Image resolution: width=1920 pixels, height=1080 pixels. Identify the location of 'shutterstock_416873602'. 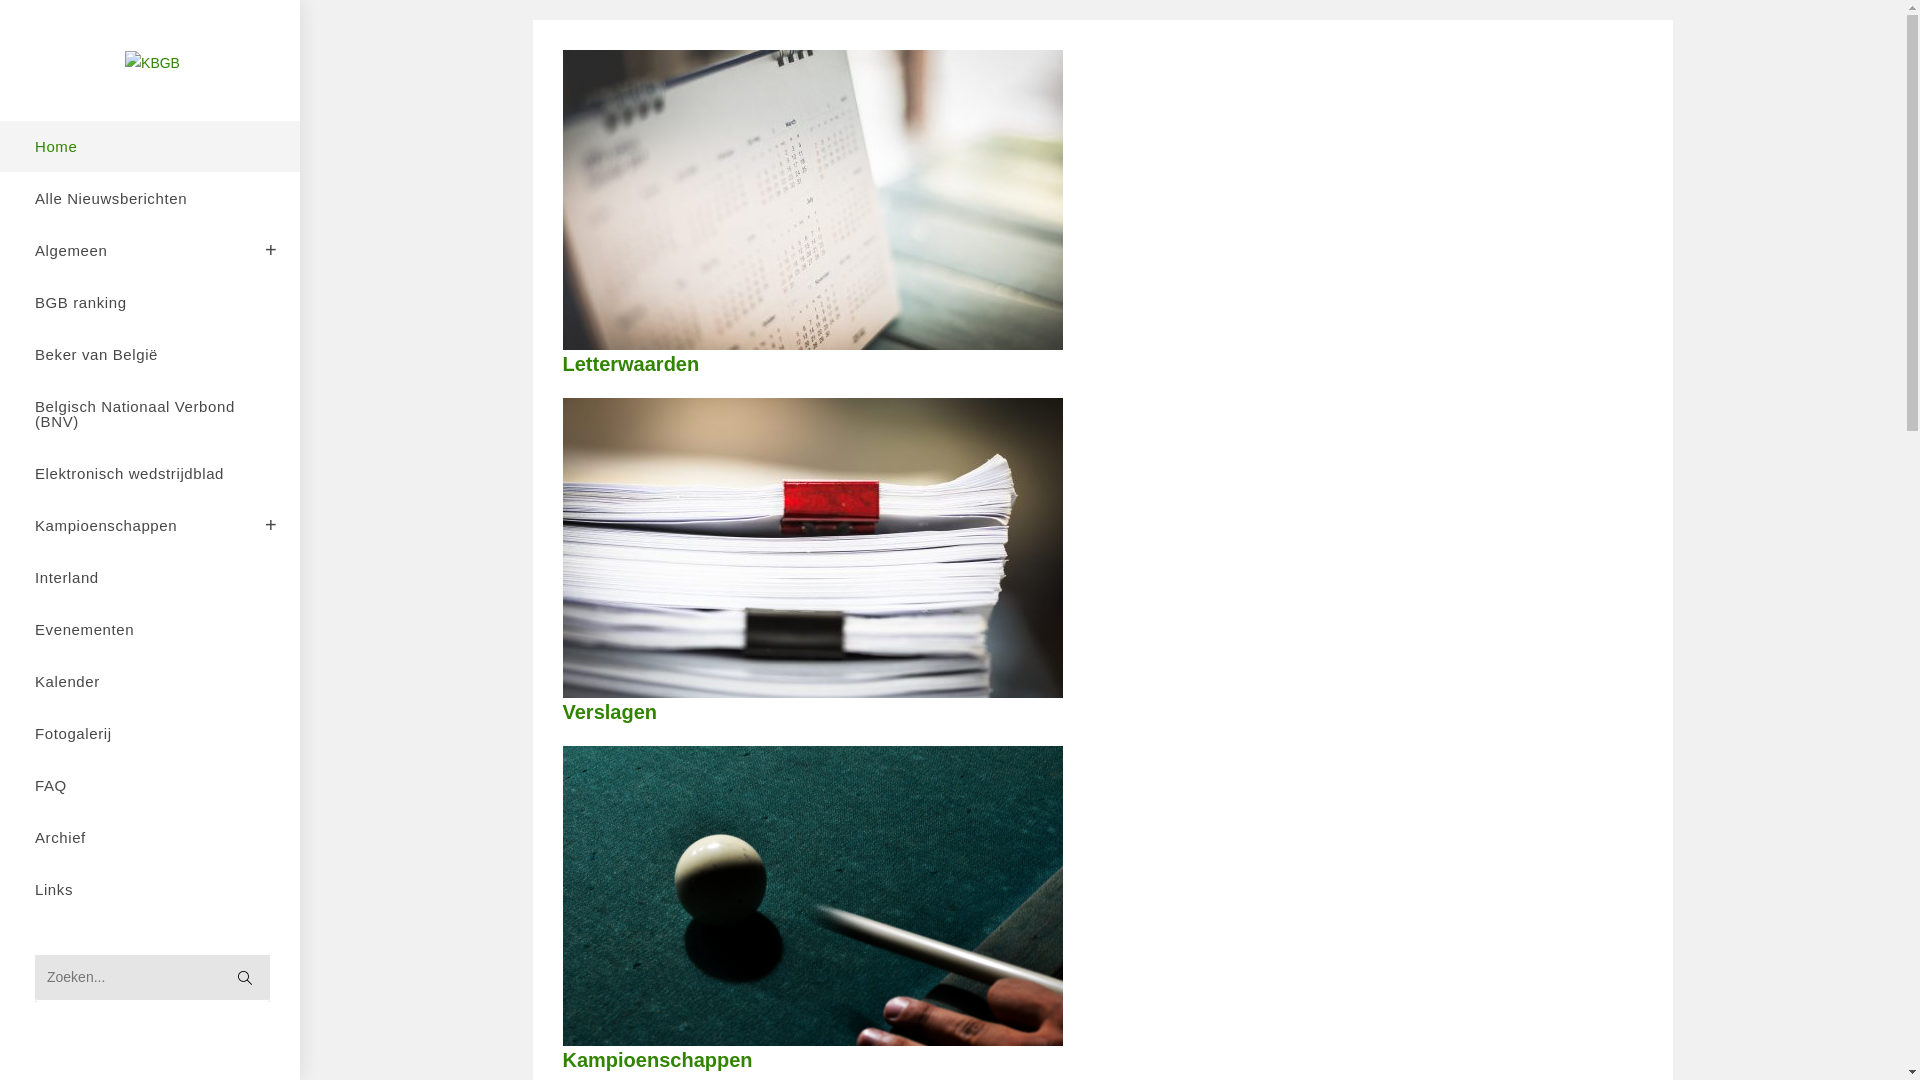
(811, 547).